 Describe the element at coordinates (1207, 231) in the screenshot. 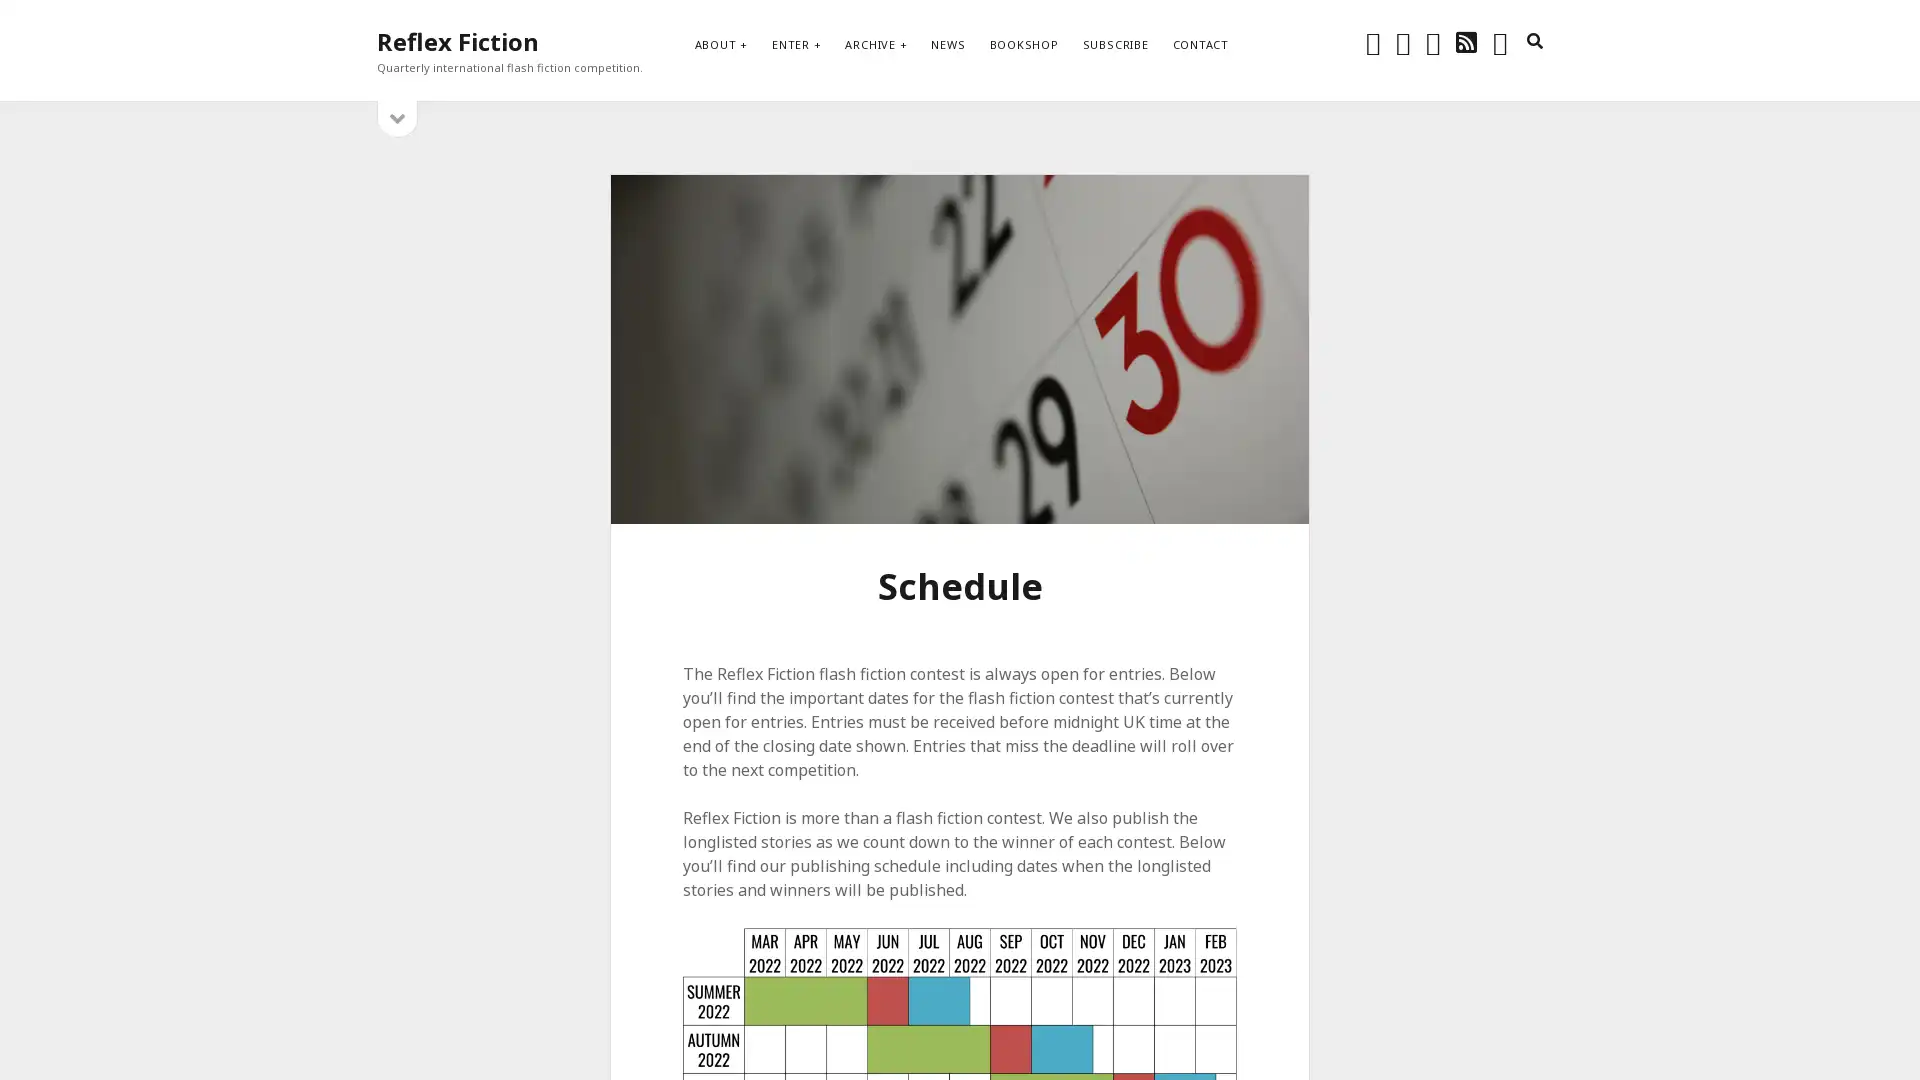

I see `Subscribe` at that location.